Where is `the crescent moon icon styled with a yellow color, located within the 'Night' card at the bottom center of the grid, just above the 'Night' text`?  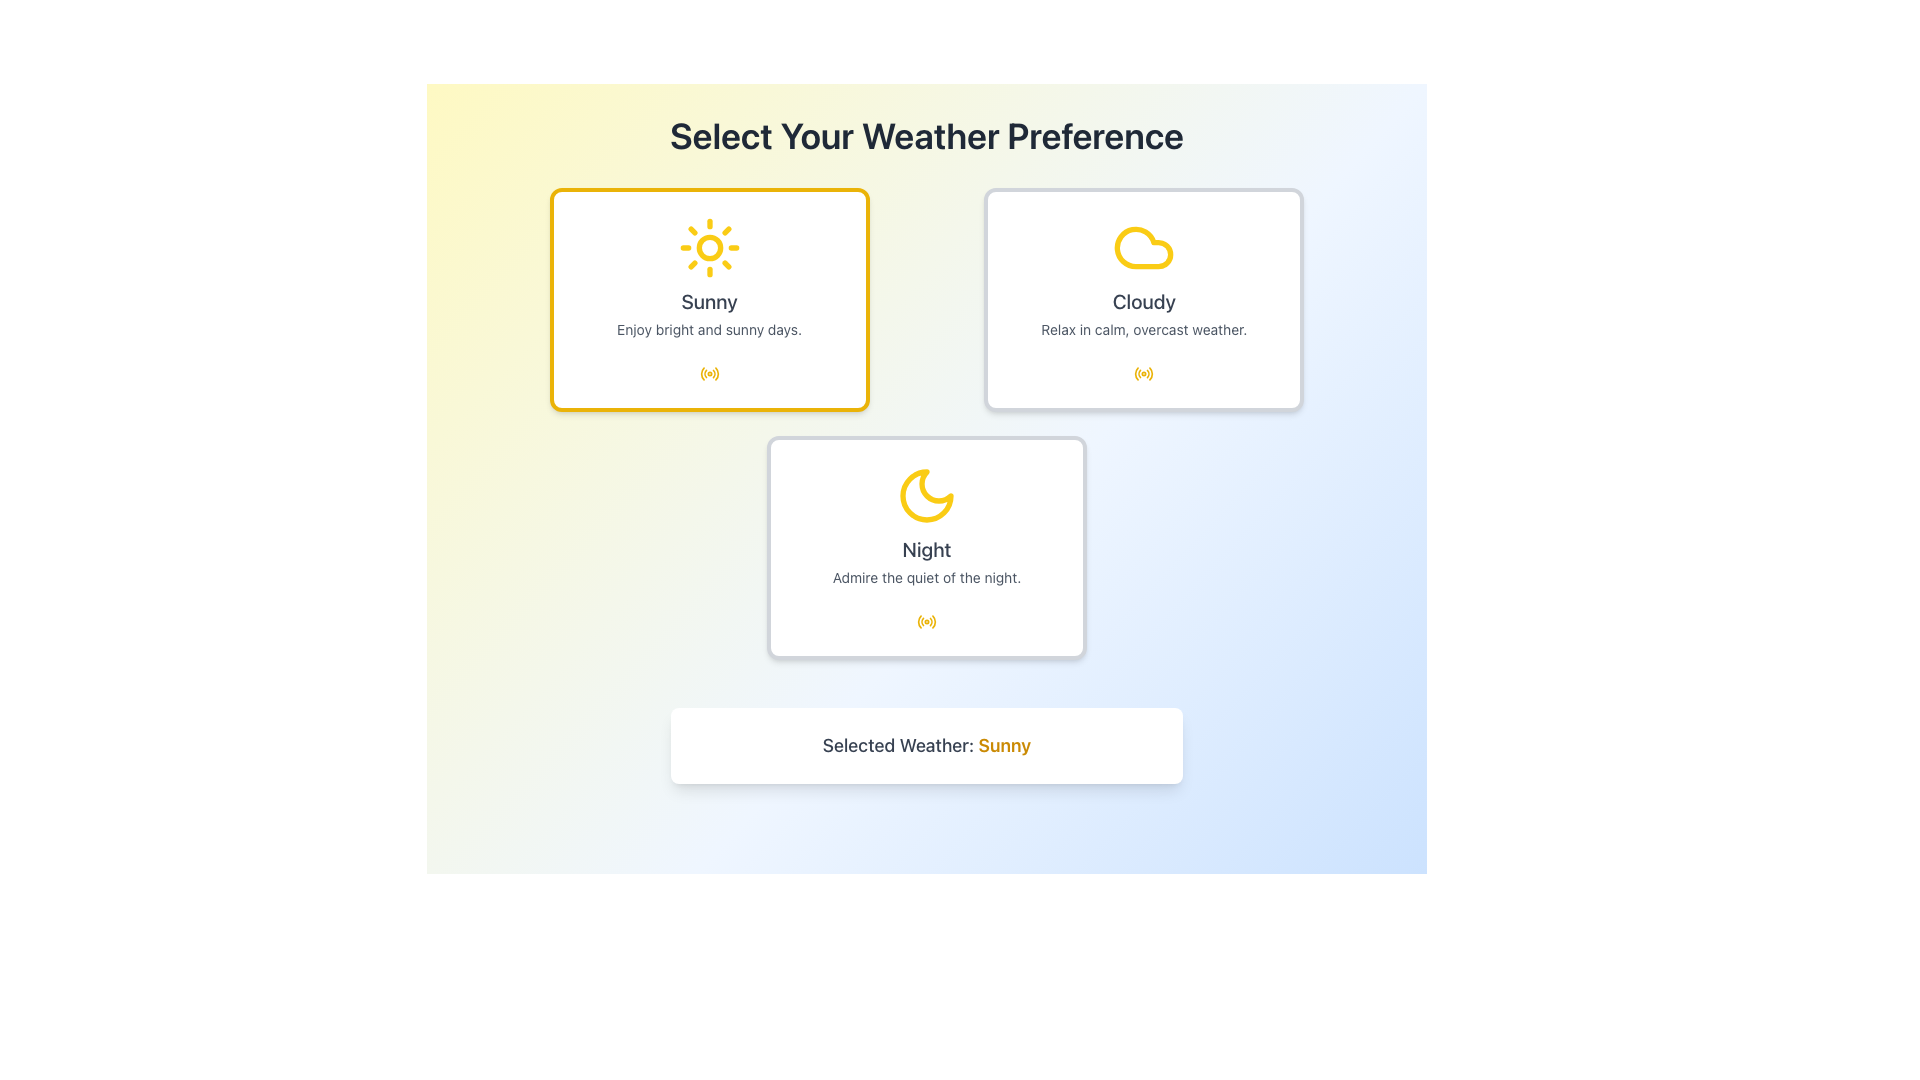 the crescent moon icon styled with a yellow color, located within the 'Night' card at the bottom center of the grid, just above the 'Night' text is located at coordinates (925, 495).